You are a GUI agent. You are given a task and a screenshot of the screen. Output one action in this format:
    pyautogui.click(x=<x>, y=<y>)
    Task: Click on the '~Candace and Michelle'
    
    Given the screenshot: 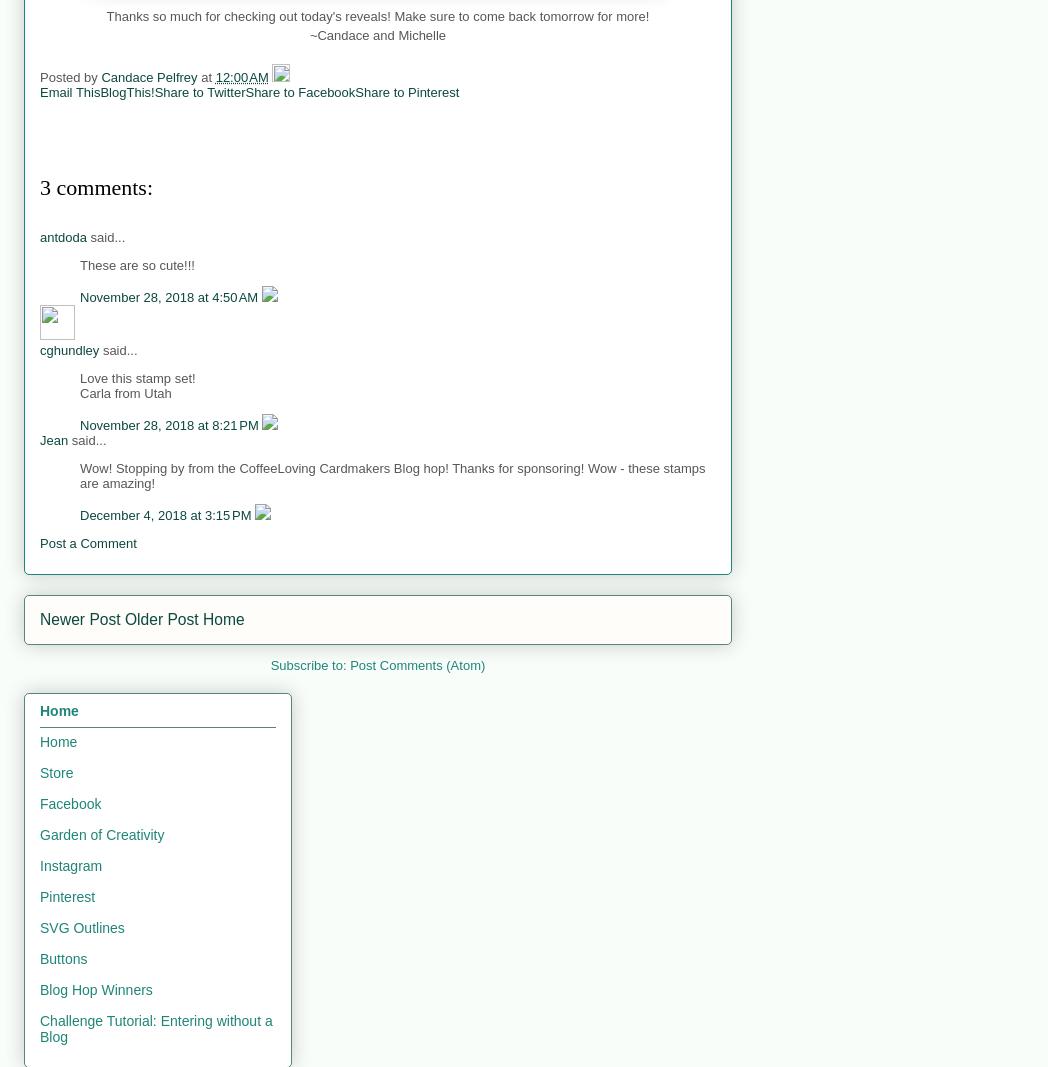 What is the action you would take?
    pyautogui.click(x=376, y=33)
    